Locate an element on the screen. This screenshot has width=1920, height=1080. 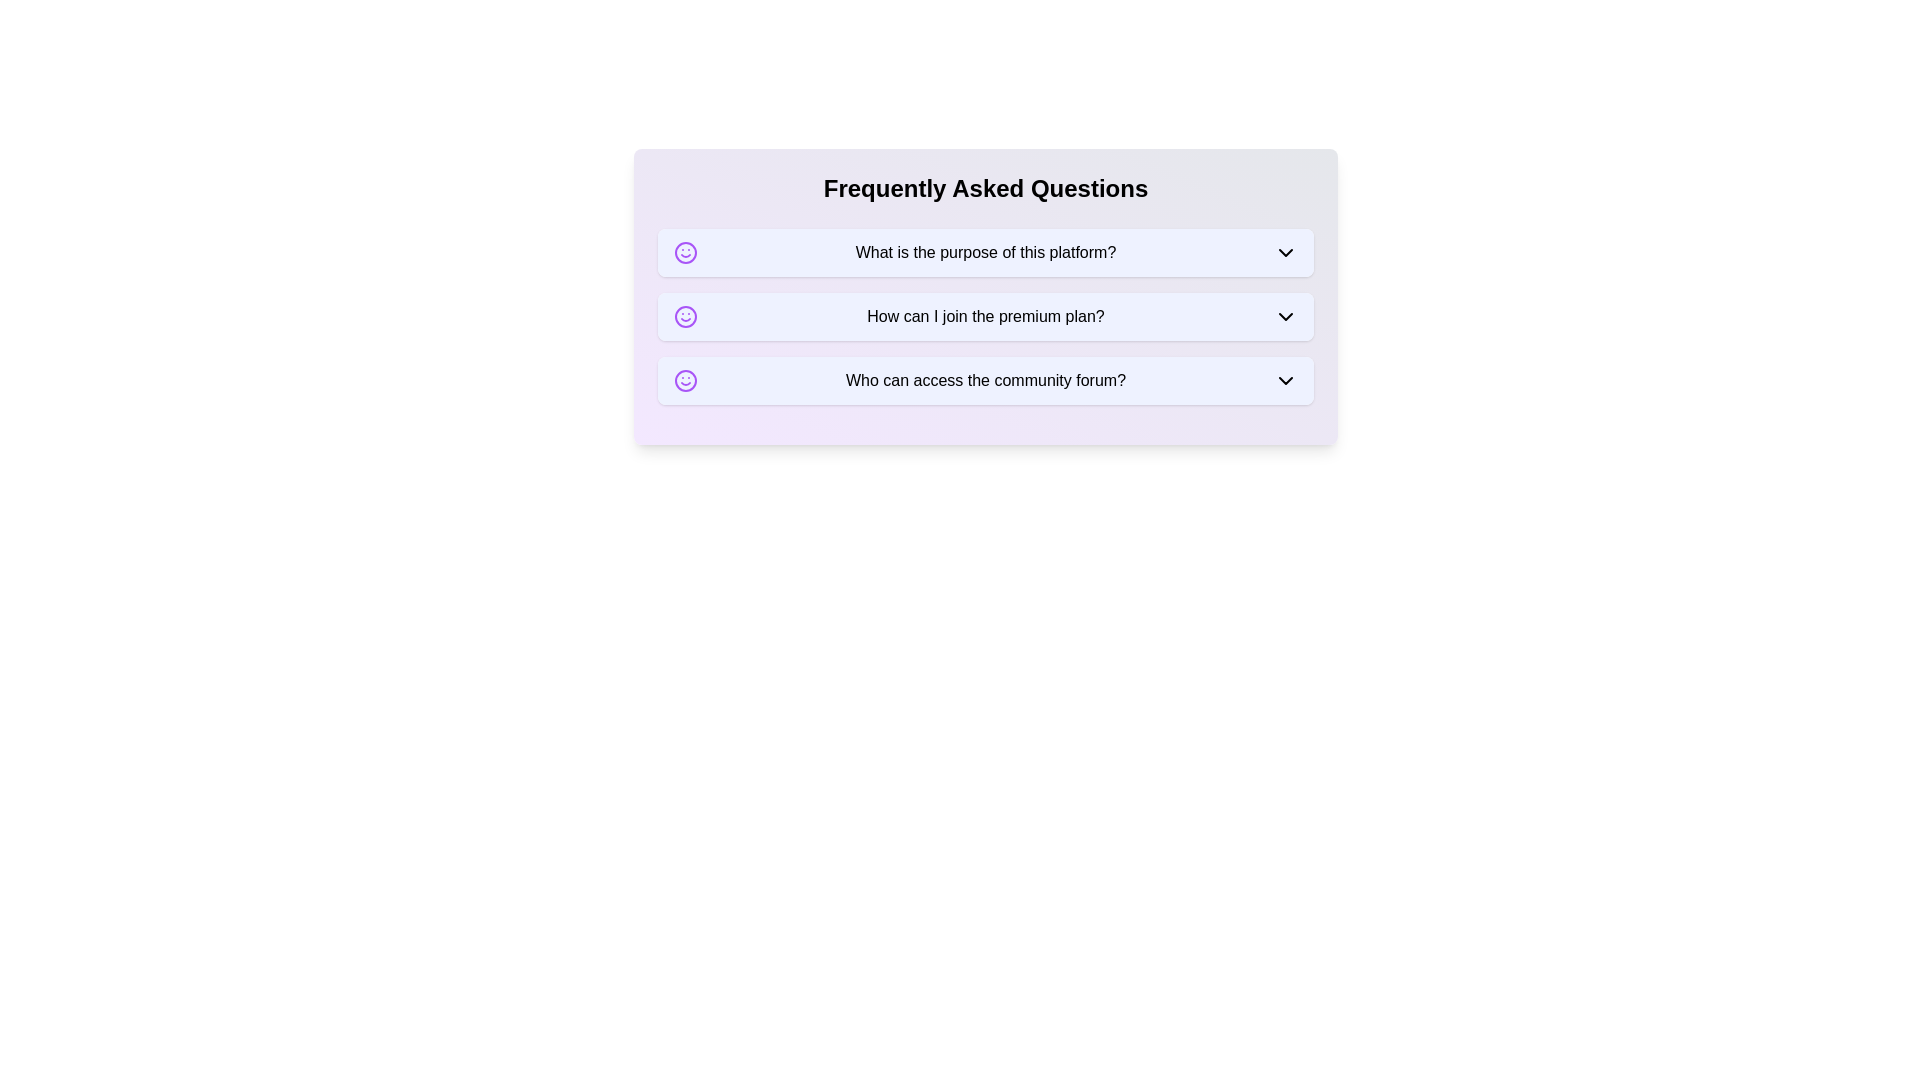
the collapsible section header containing the text 'How can I join the premium plan?' is located at coordinates (985, 315).